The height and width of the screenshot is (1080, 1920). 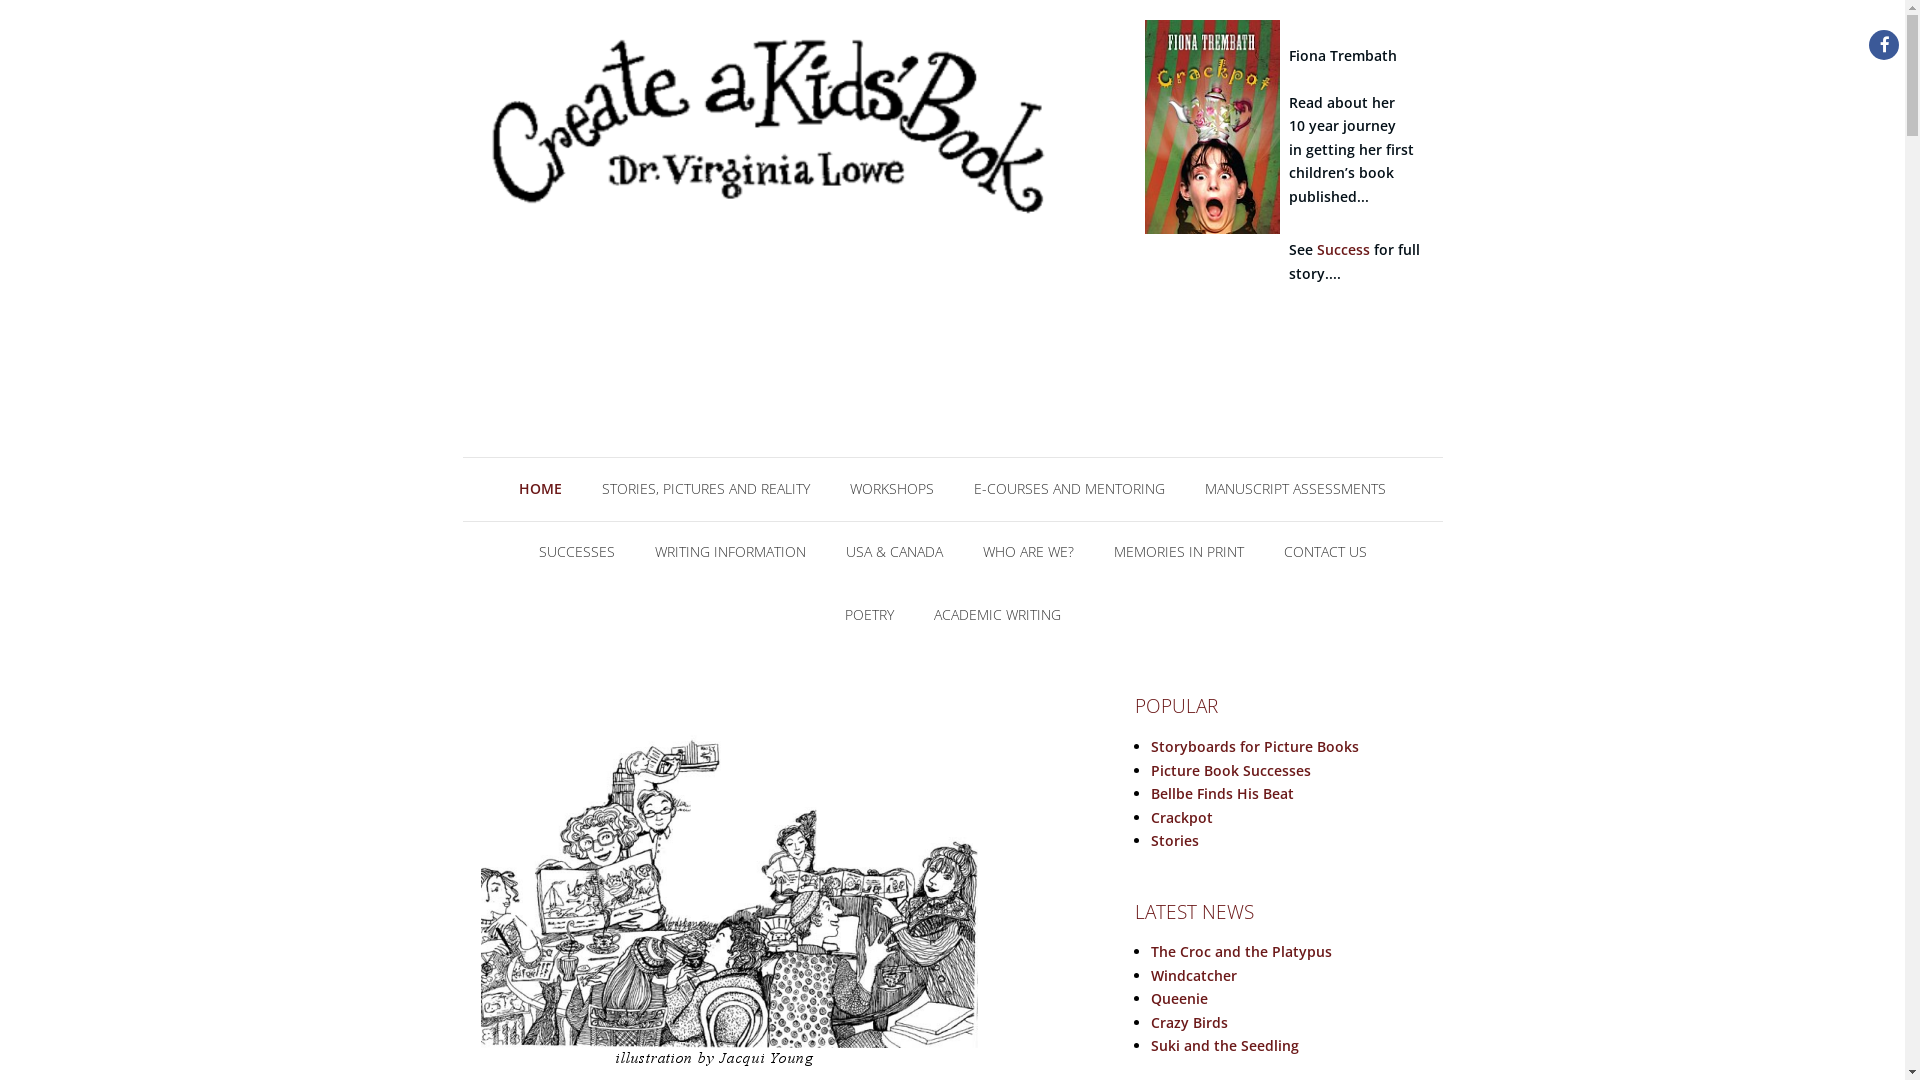 I want to click on 'HOME', so click(x=540, y=486).